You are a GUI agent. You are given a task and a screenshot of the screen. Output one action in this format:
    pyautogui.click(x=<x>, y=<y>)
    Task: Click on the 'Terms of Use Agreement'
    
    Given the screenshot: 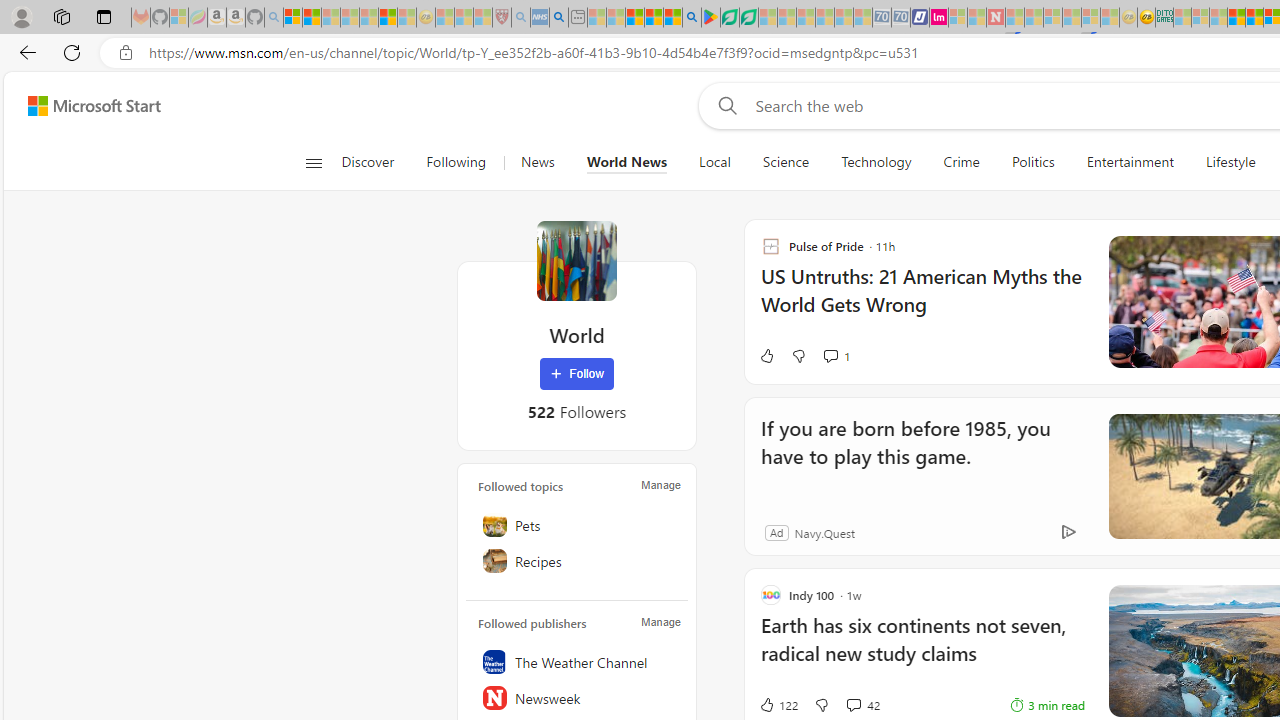 What is the action you would take?
    pyautogui.click(x=728, y=17)
    